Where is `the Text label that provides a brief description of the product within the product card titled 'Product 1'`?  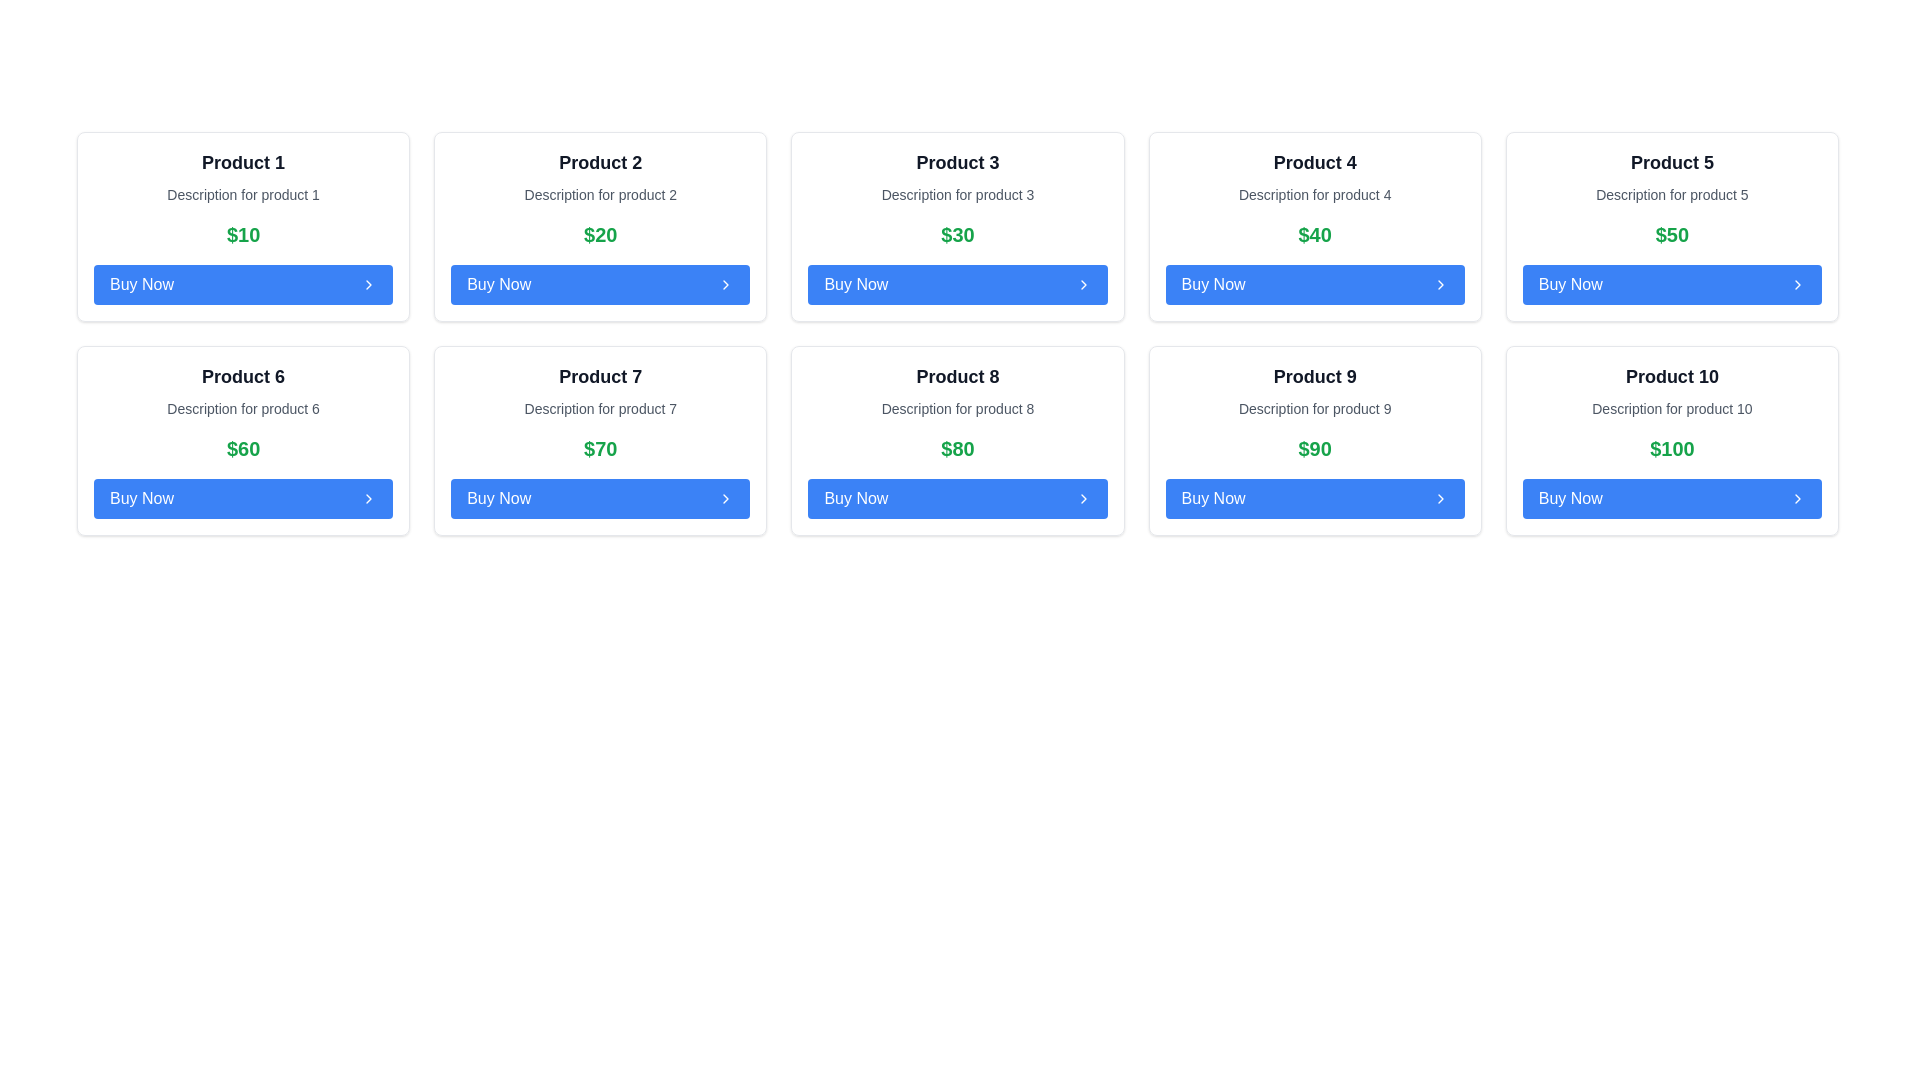
the Text label that provides a brief description of the product within the product card titled 'Product 1' is located at coordinates (242, 195).